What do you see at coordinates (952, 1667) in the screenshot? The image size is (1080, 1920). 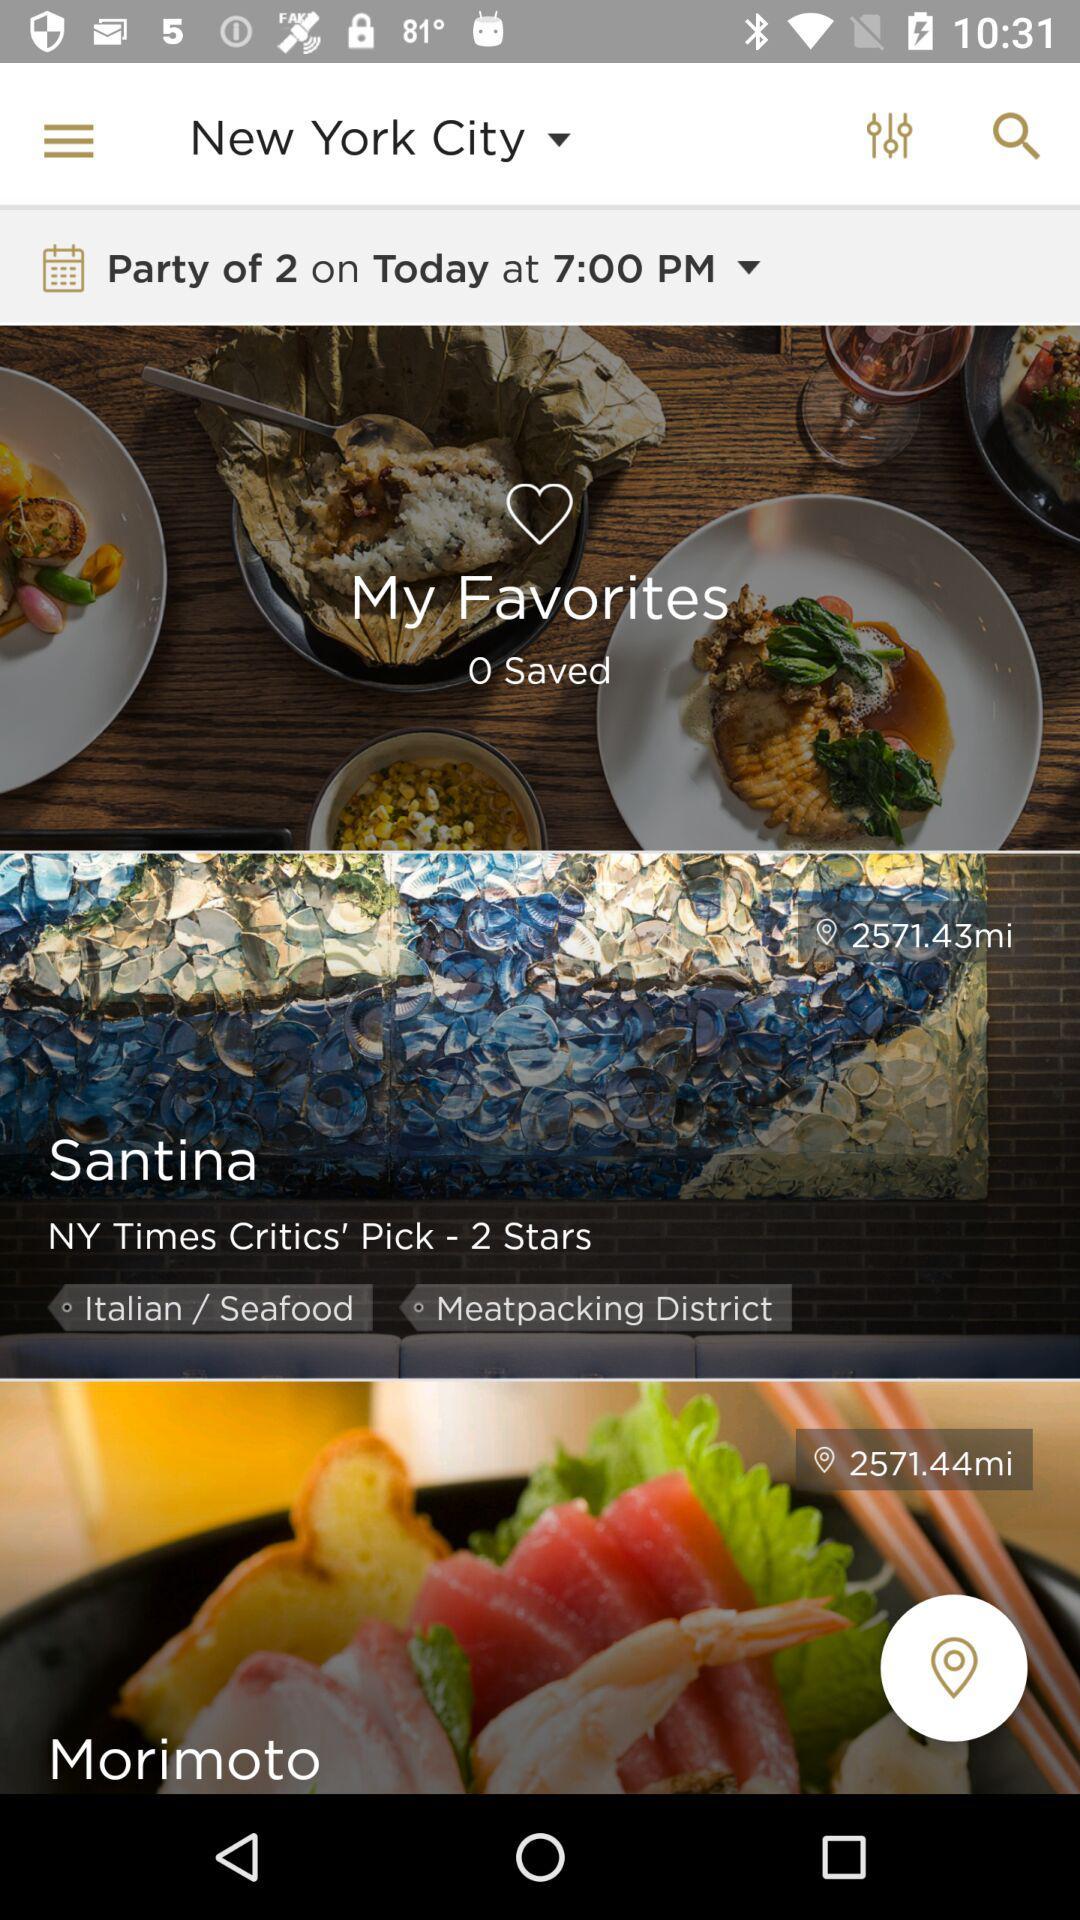 I see `the location icon` at bounding box center [952, 1667].